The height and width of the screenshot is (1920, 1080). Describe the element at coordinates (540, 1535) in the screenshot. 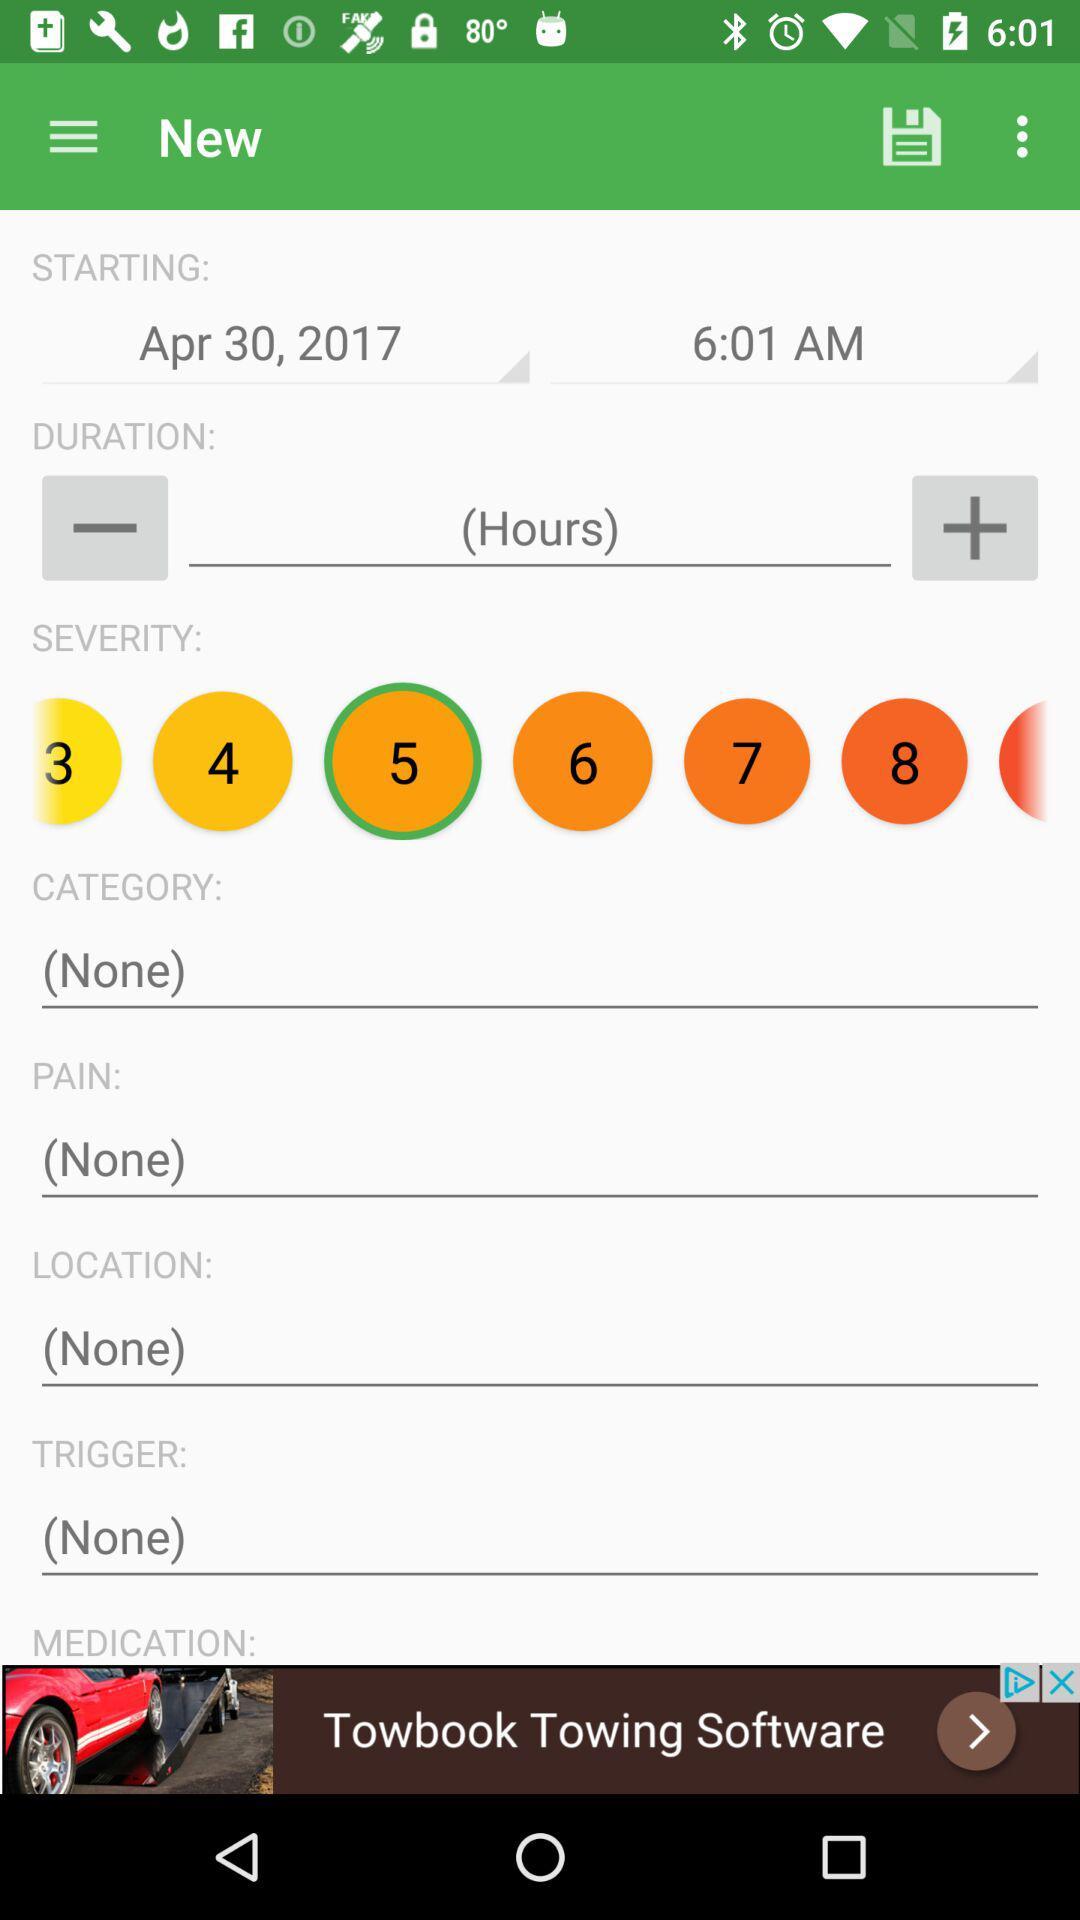

I see `type text` at that location.